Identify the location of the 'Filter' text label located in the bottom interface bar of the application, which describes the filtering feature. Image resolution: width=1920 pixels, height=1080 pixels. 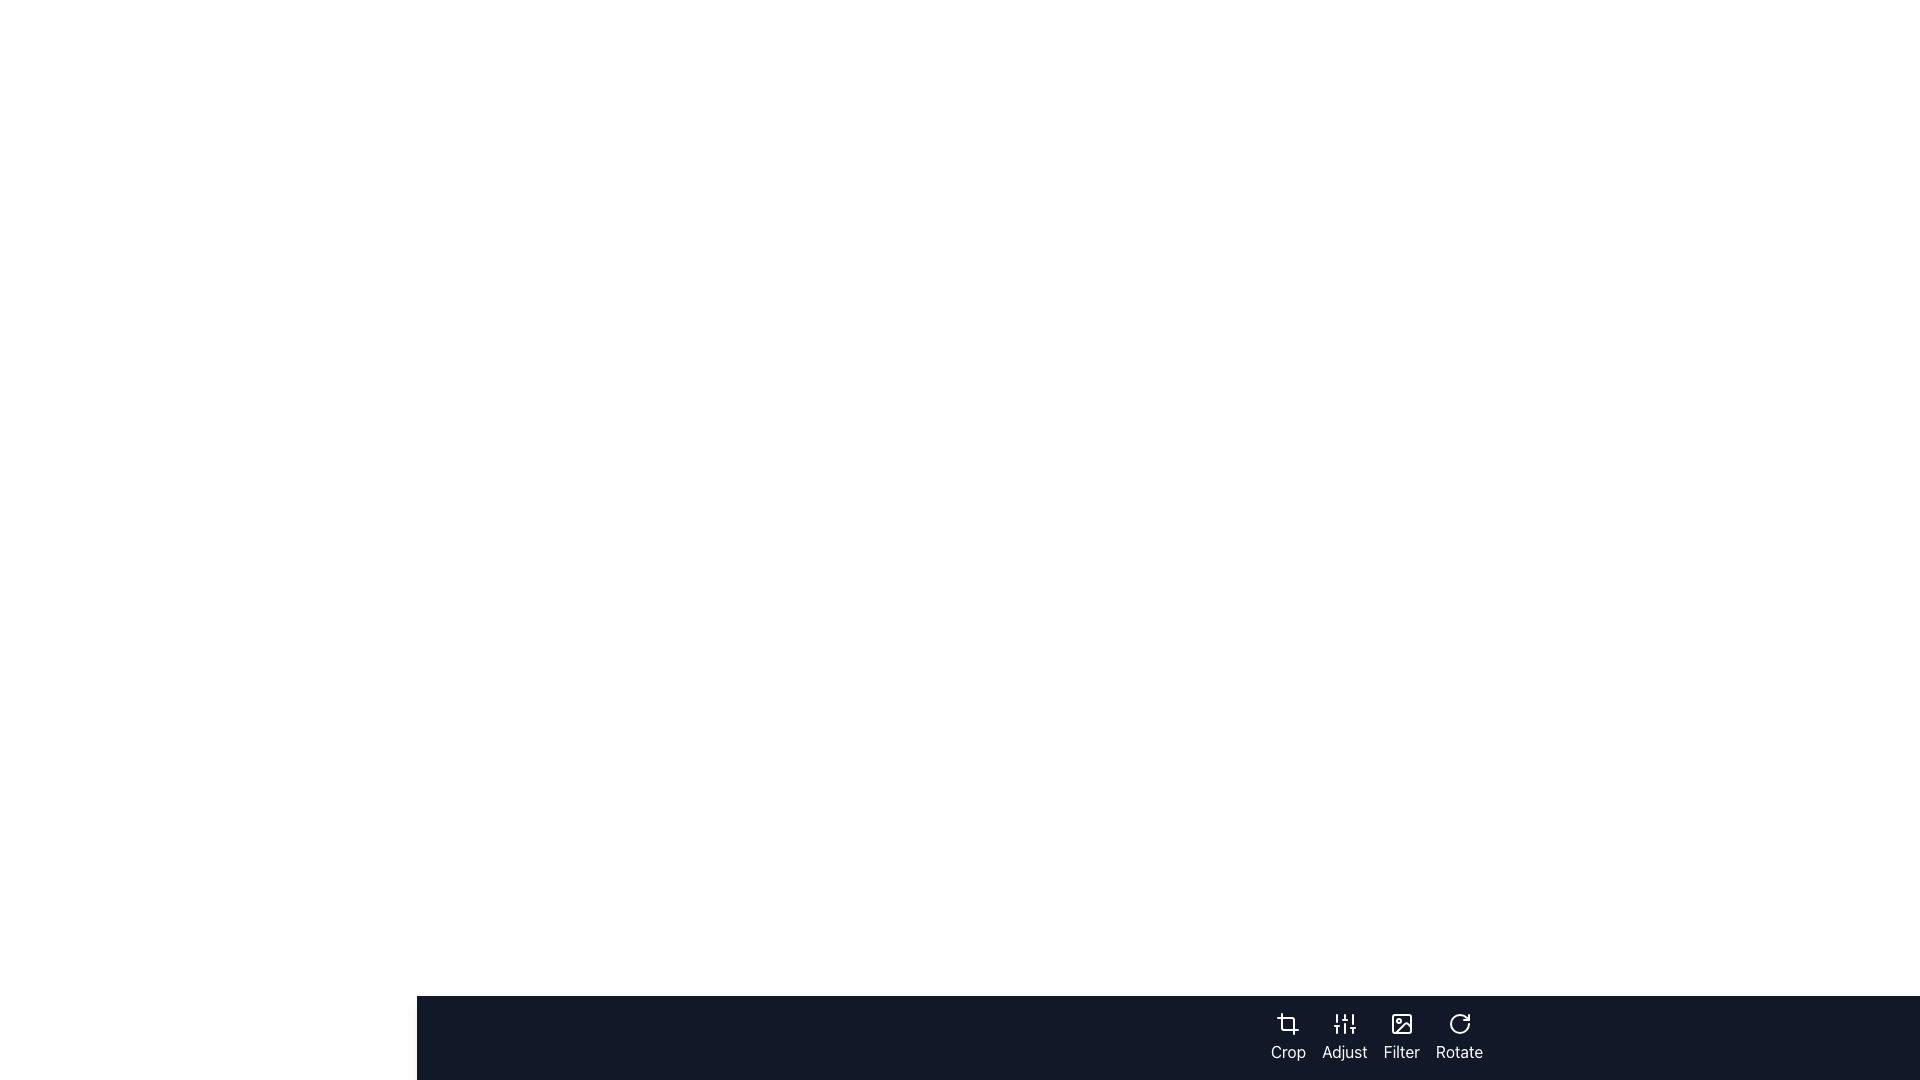
(1400, 1051).